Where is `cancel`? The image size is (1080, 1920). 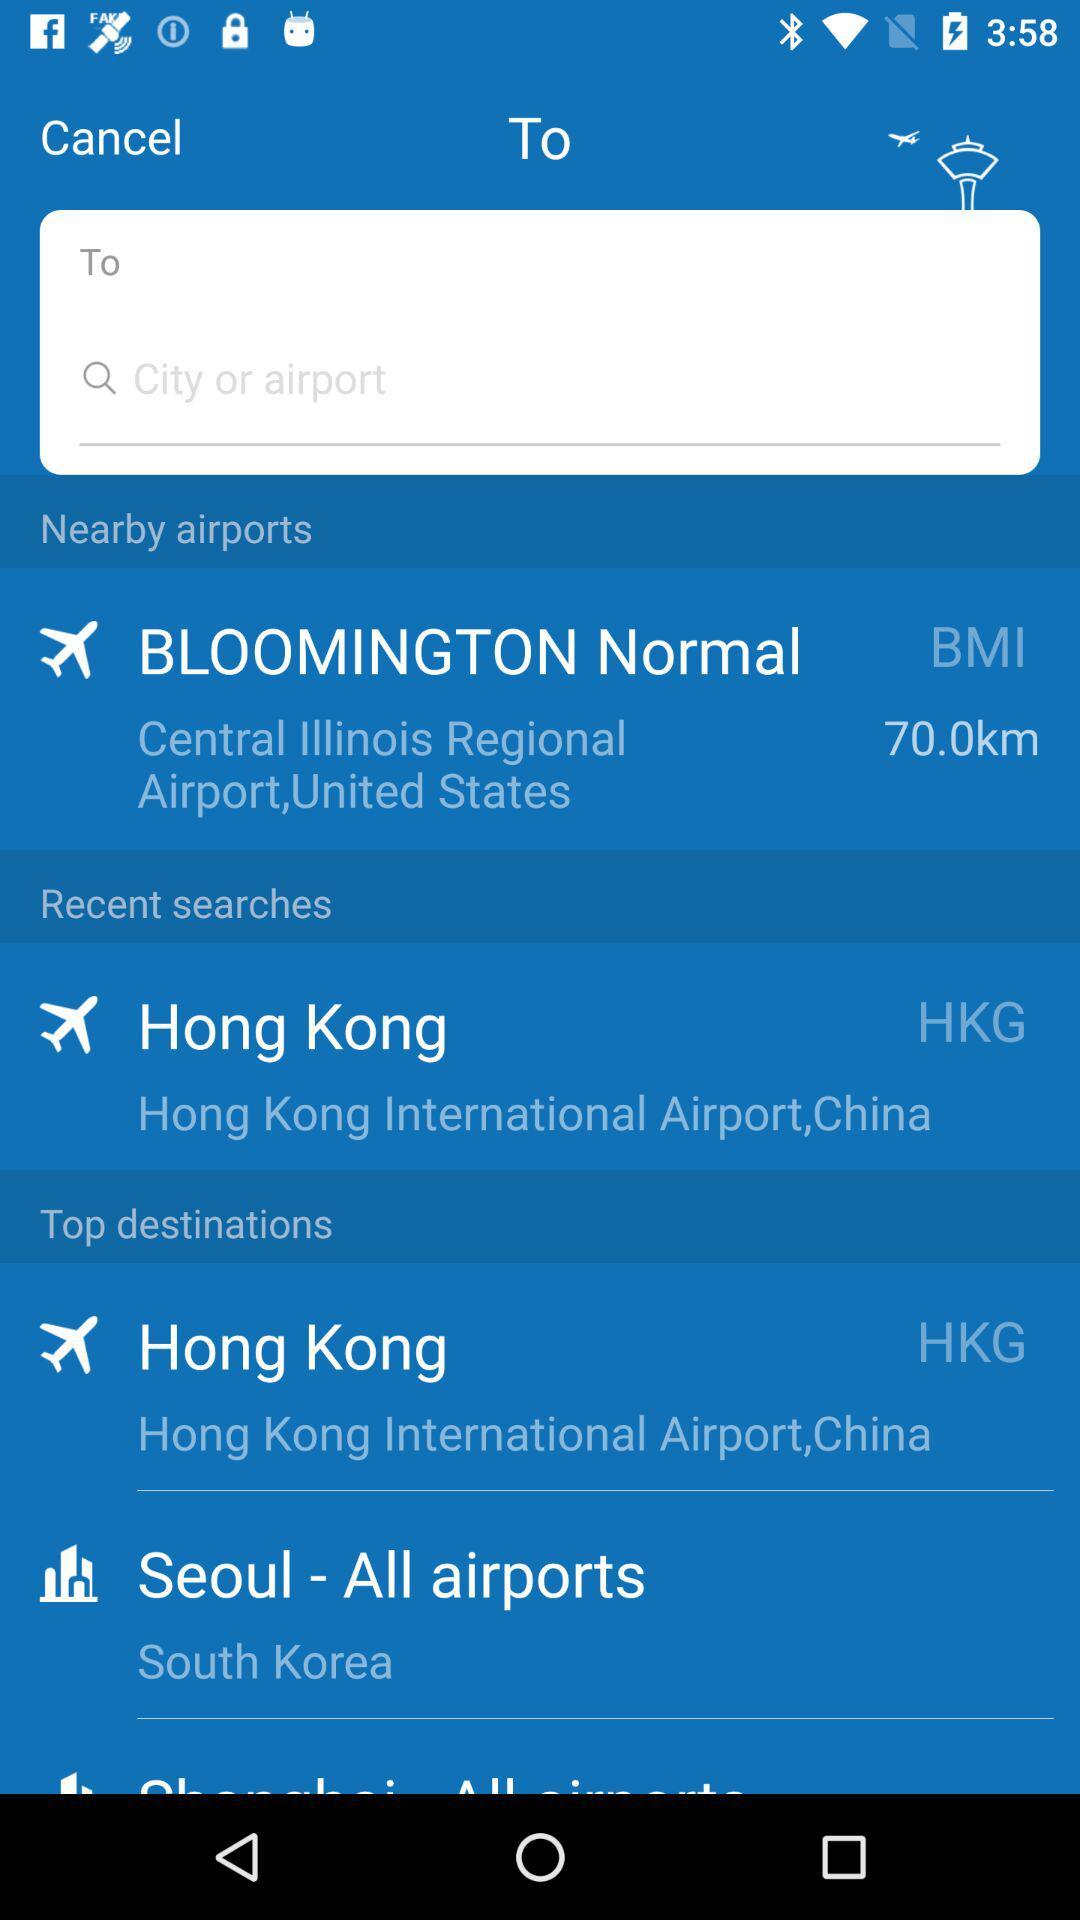
cancel is located at coordinates (111, 135).